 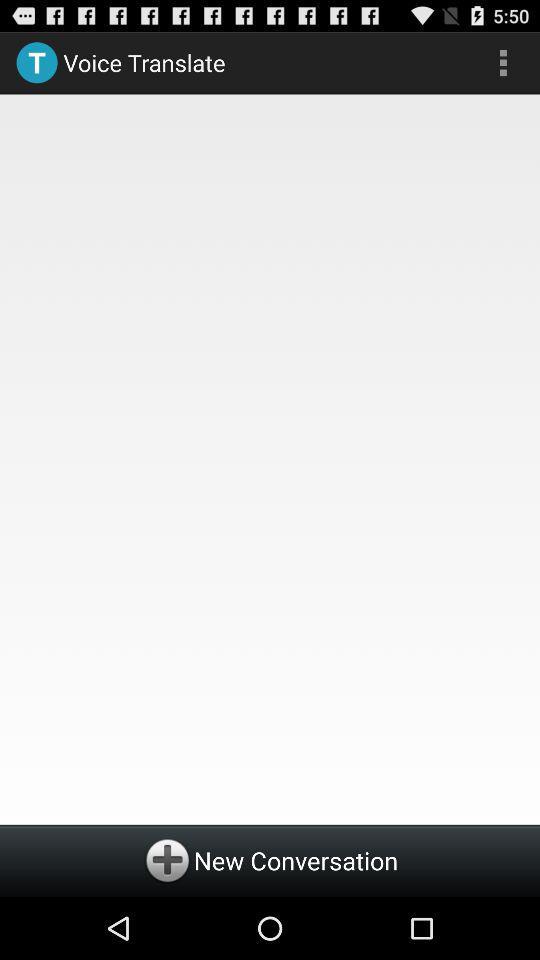 I want to click on the item at the center, so click(x=270, y=456).